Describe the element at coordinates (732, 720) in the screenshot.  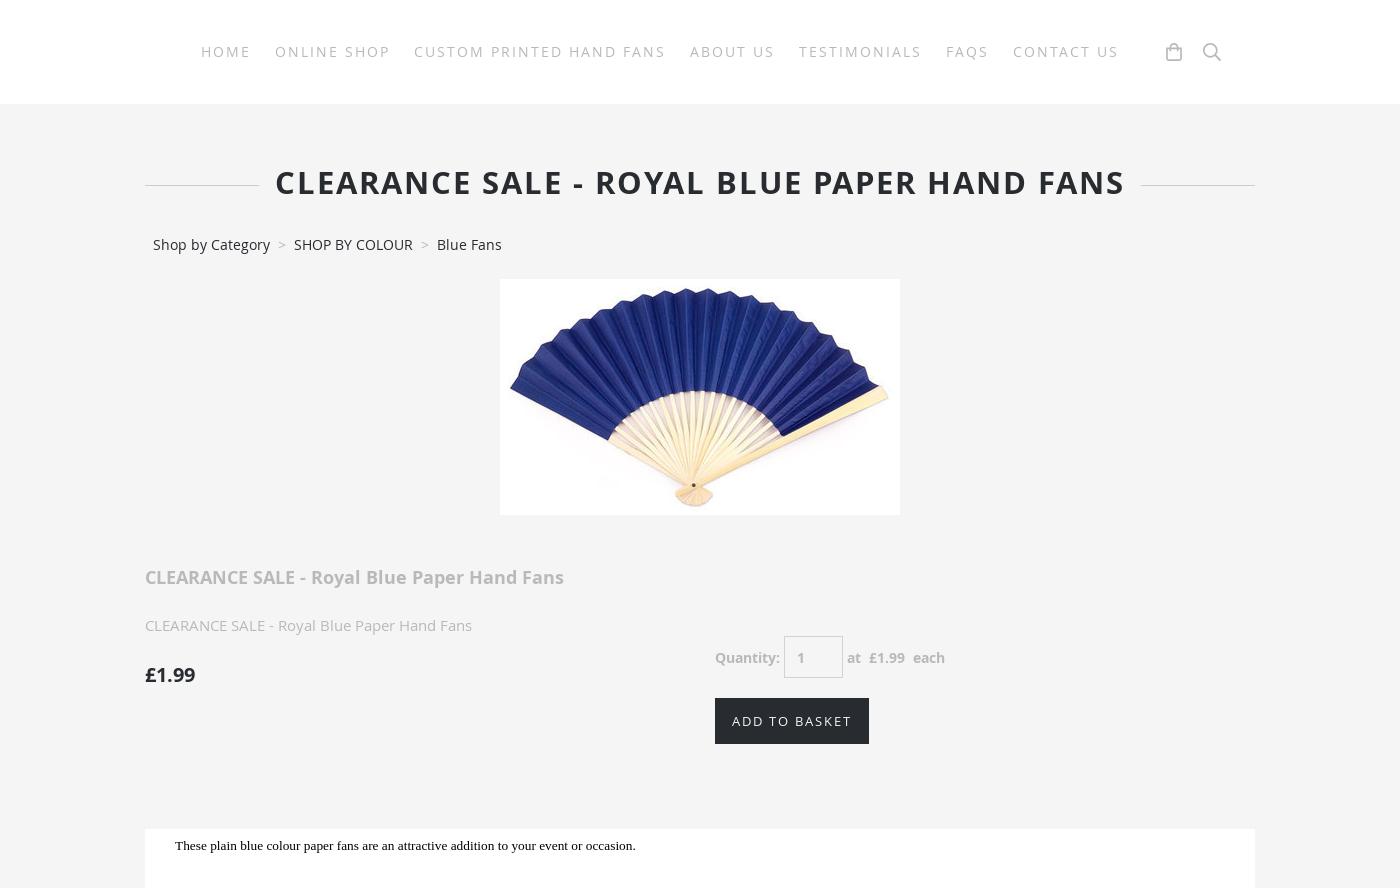
I see `'Add To Basket'` at that location.